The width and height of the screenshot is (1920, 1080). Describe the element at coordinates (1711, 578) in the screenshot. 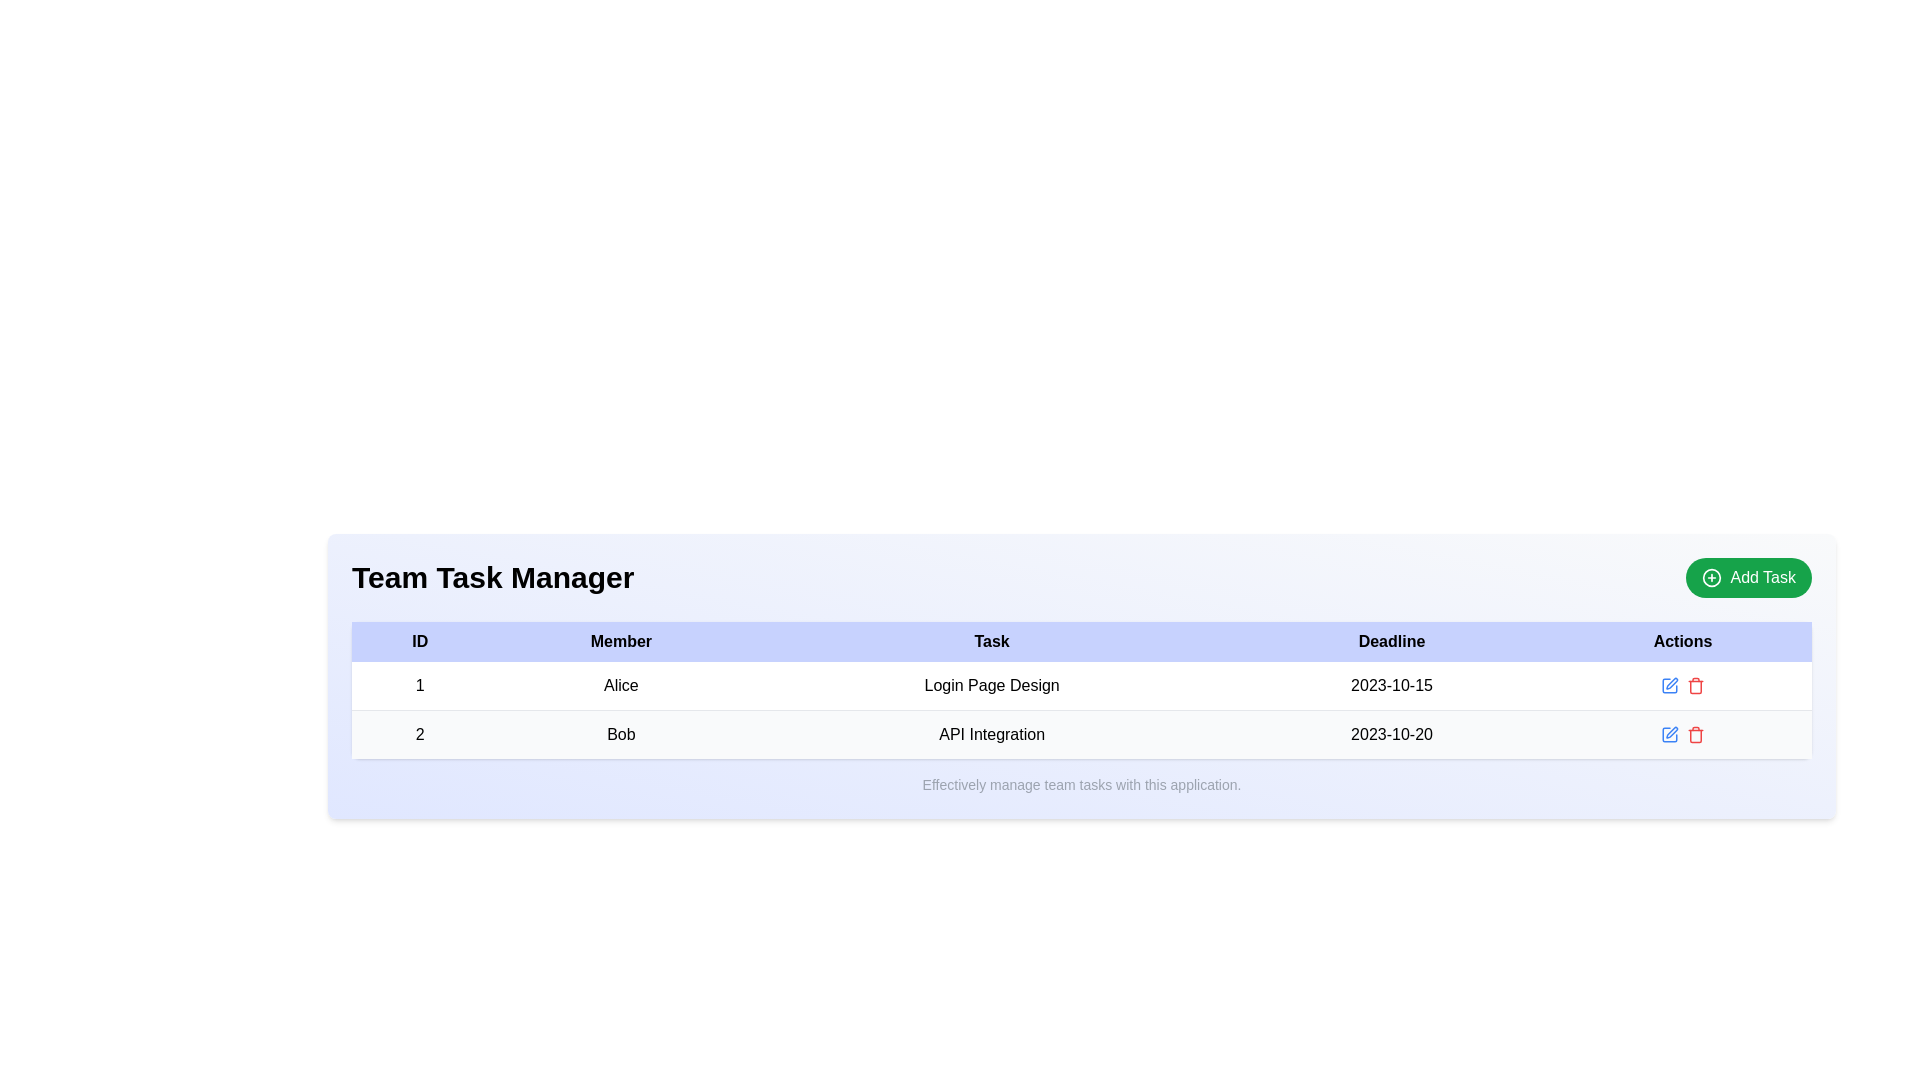

I see `the circular icon with a cross inside it, located within the 'Add Task' button at the top-right corner of the interface` at that location.